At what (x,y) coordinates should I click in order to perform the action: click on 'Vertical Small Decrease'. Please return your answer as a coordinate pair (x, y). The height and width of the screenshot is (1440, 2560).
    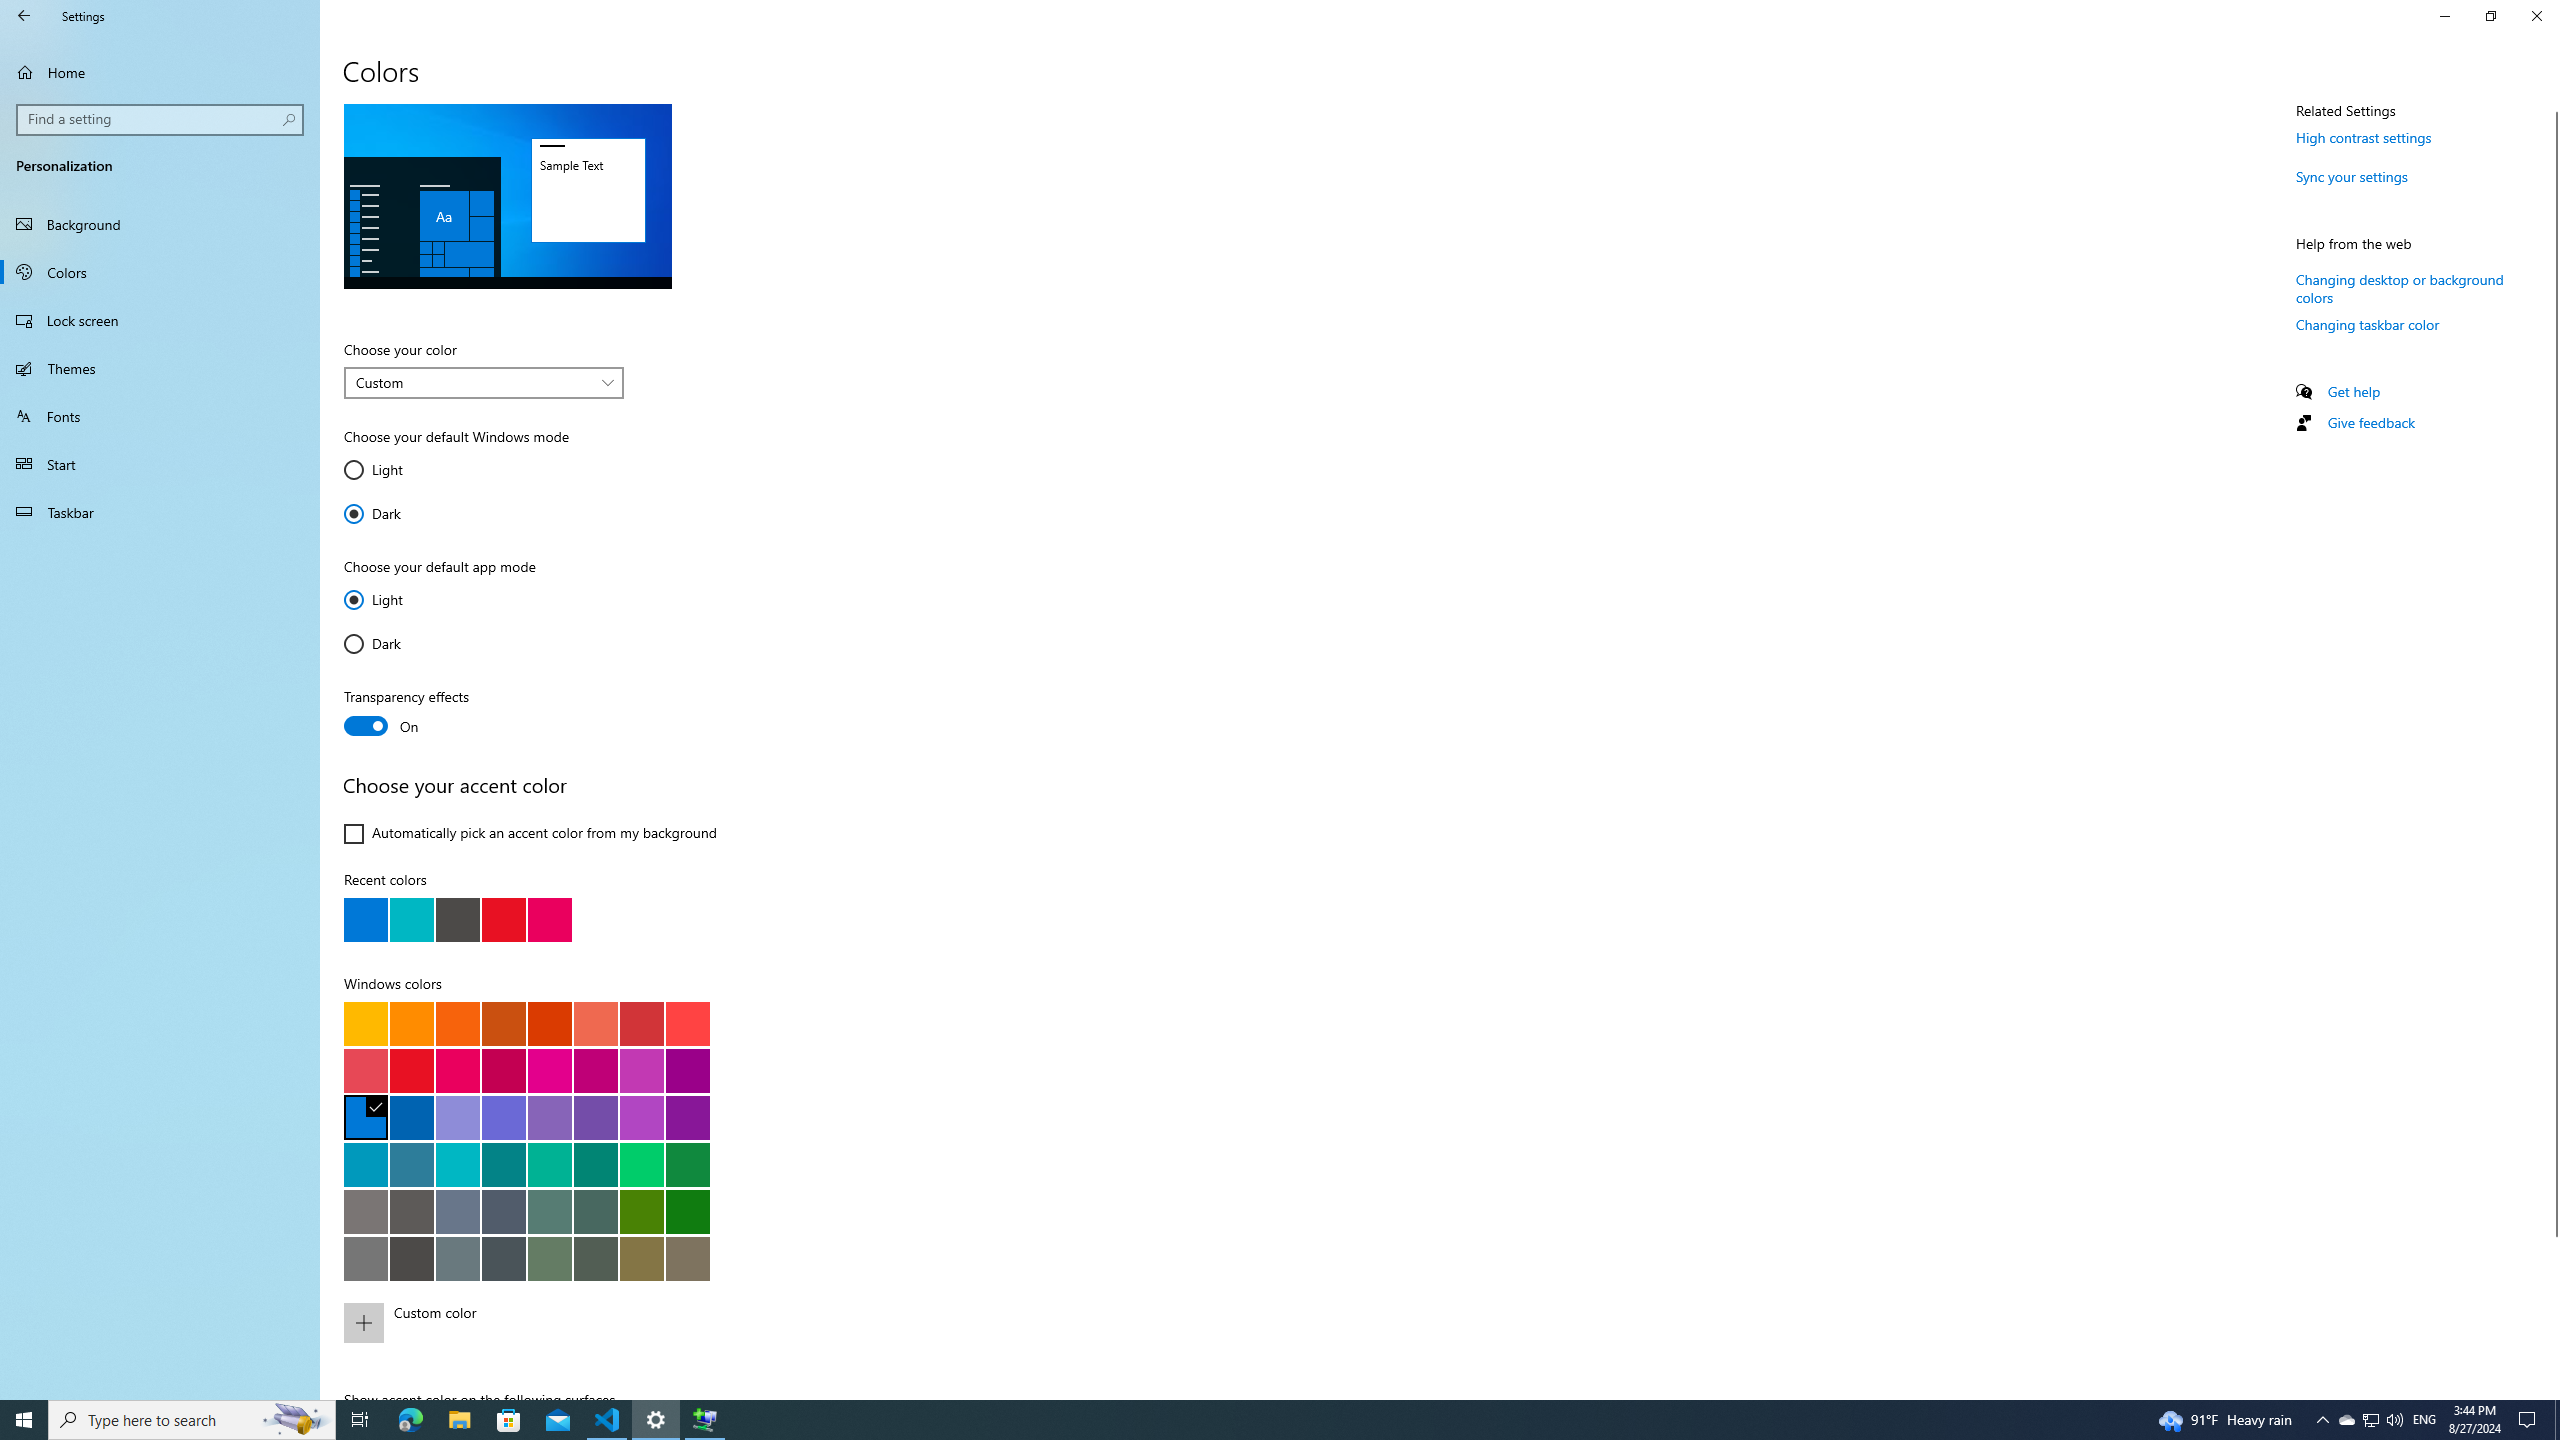
    Looking at the image, I should click on (2551, 103).